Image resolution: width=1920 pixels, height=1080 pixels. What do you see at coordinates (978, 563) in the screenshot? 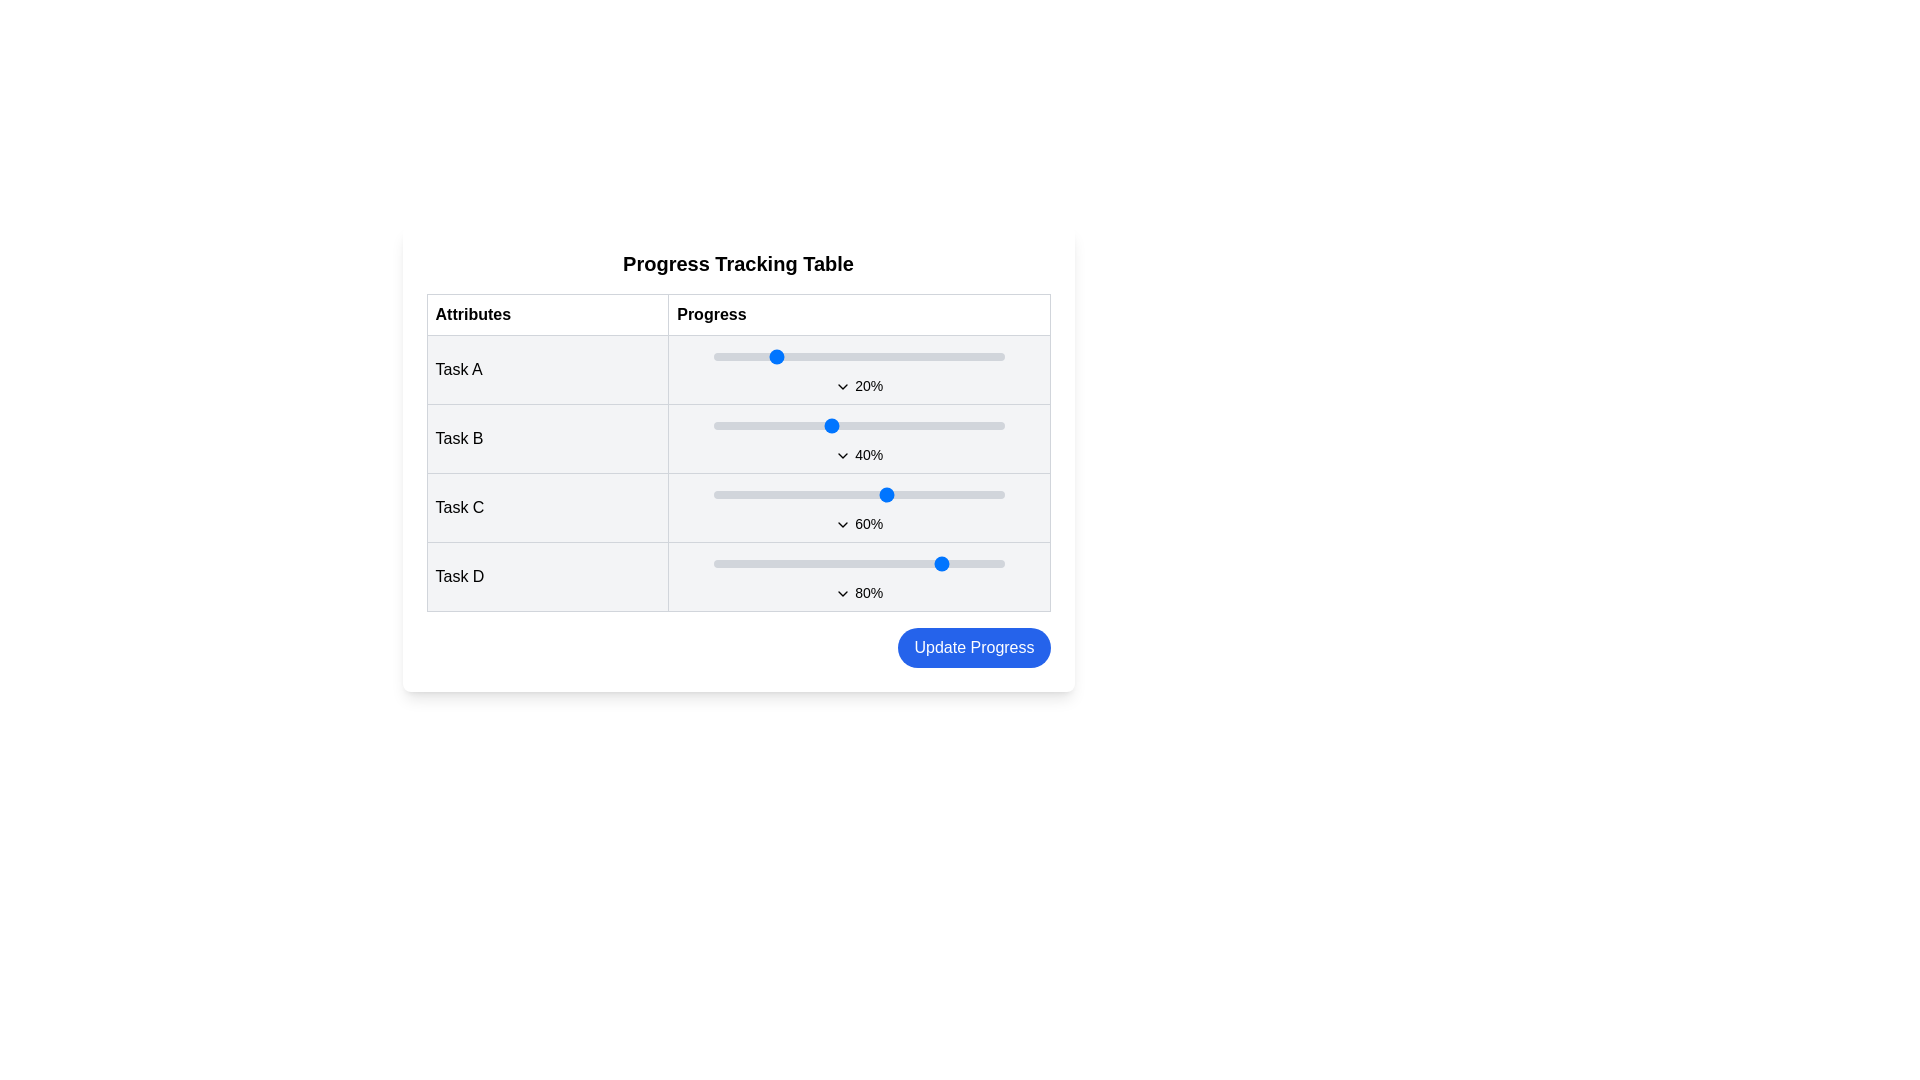
I see `task progress` at bounding box center [978, 563].